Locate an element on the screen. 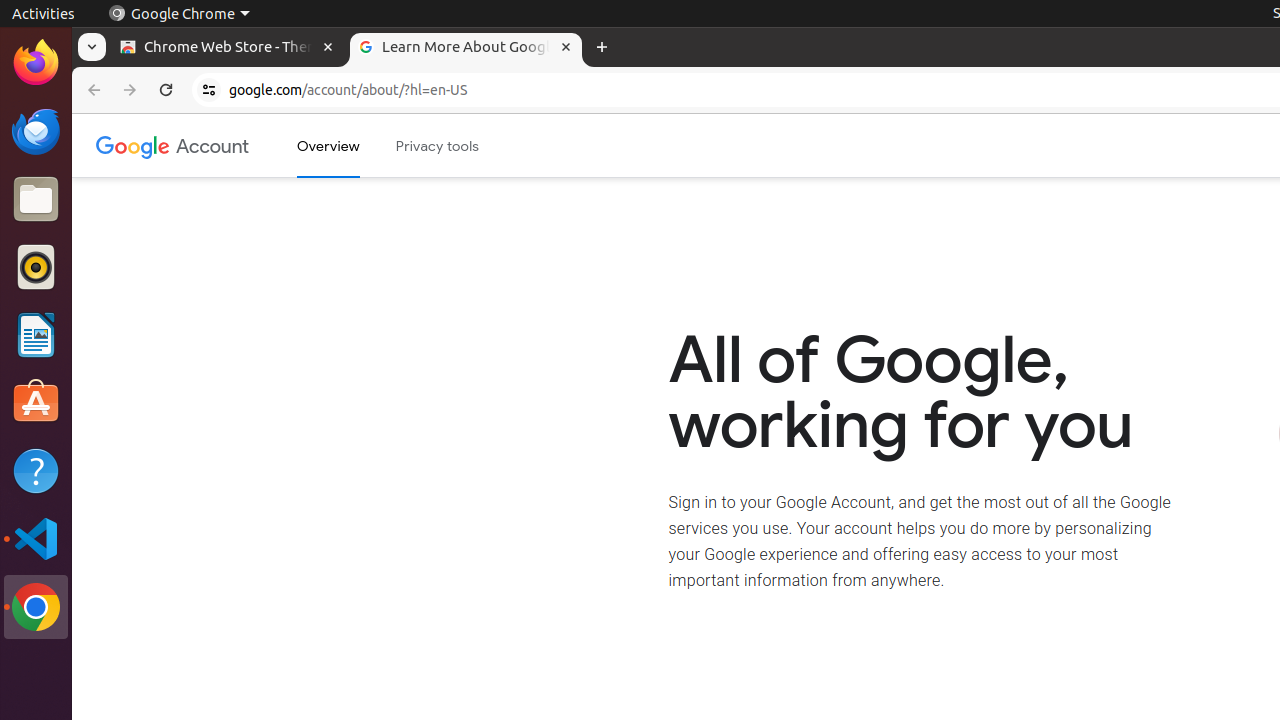 The image size is (1280, 720). 'Forward' is located at coordinates (129, 90).